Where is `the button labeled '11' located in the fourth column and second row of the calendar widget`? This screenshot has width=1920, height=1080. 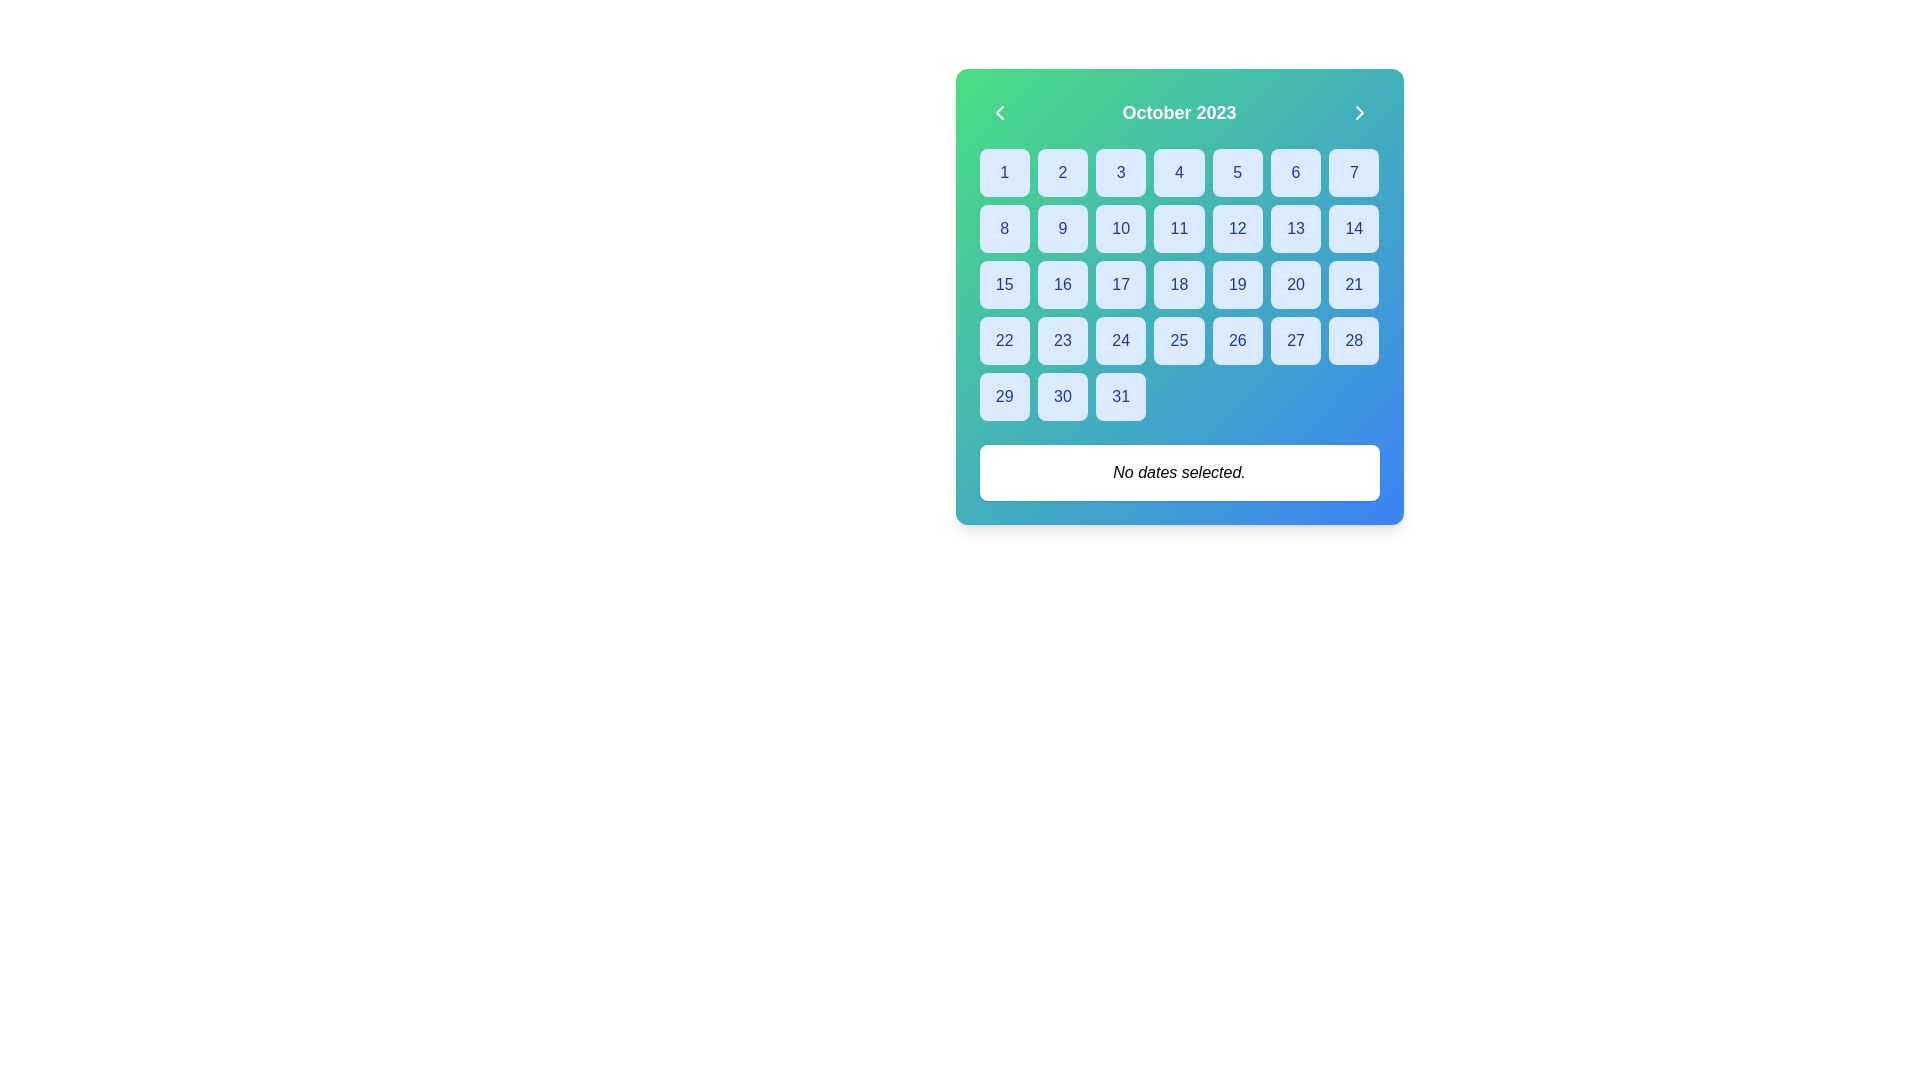 the button labeled '11' located in the fourth column and second row of the calendar widget is located at coordinates (1179, 227).